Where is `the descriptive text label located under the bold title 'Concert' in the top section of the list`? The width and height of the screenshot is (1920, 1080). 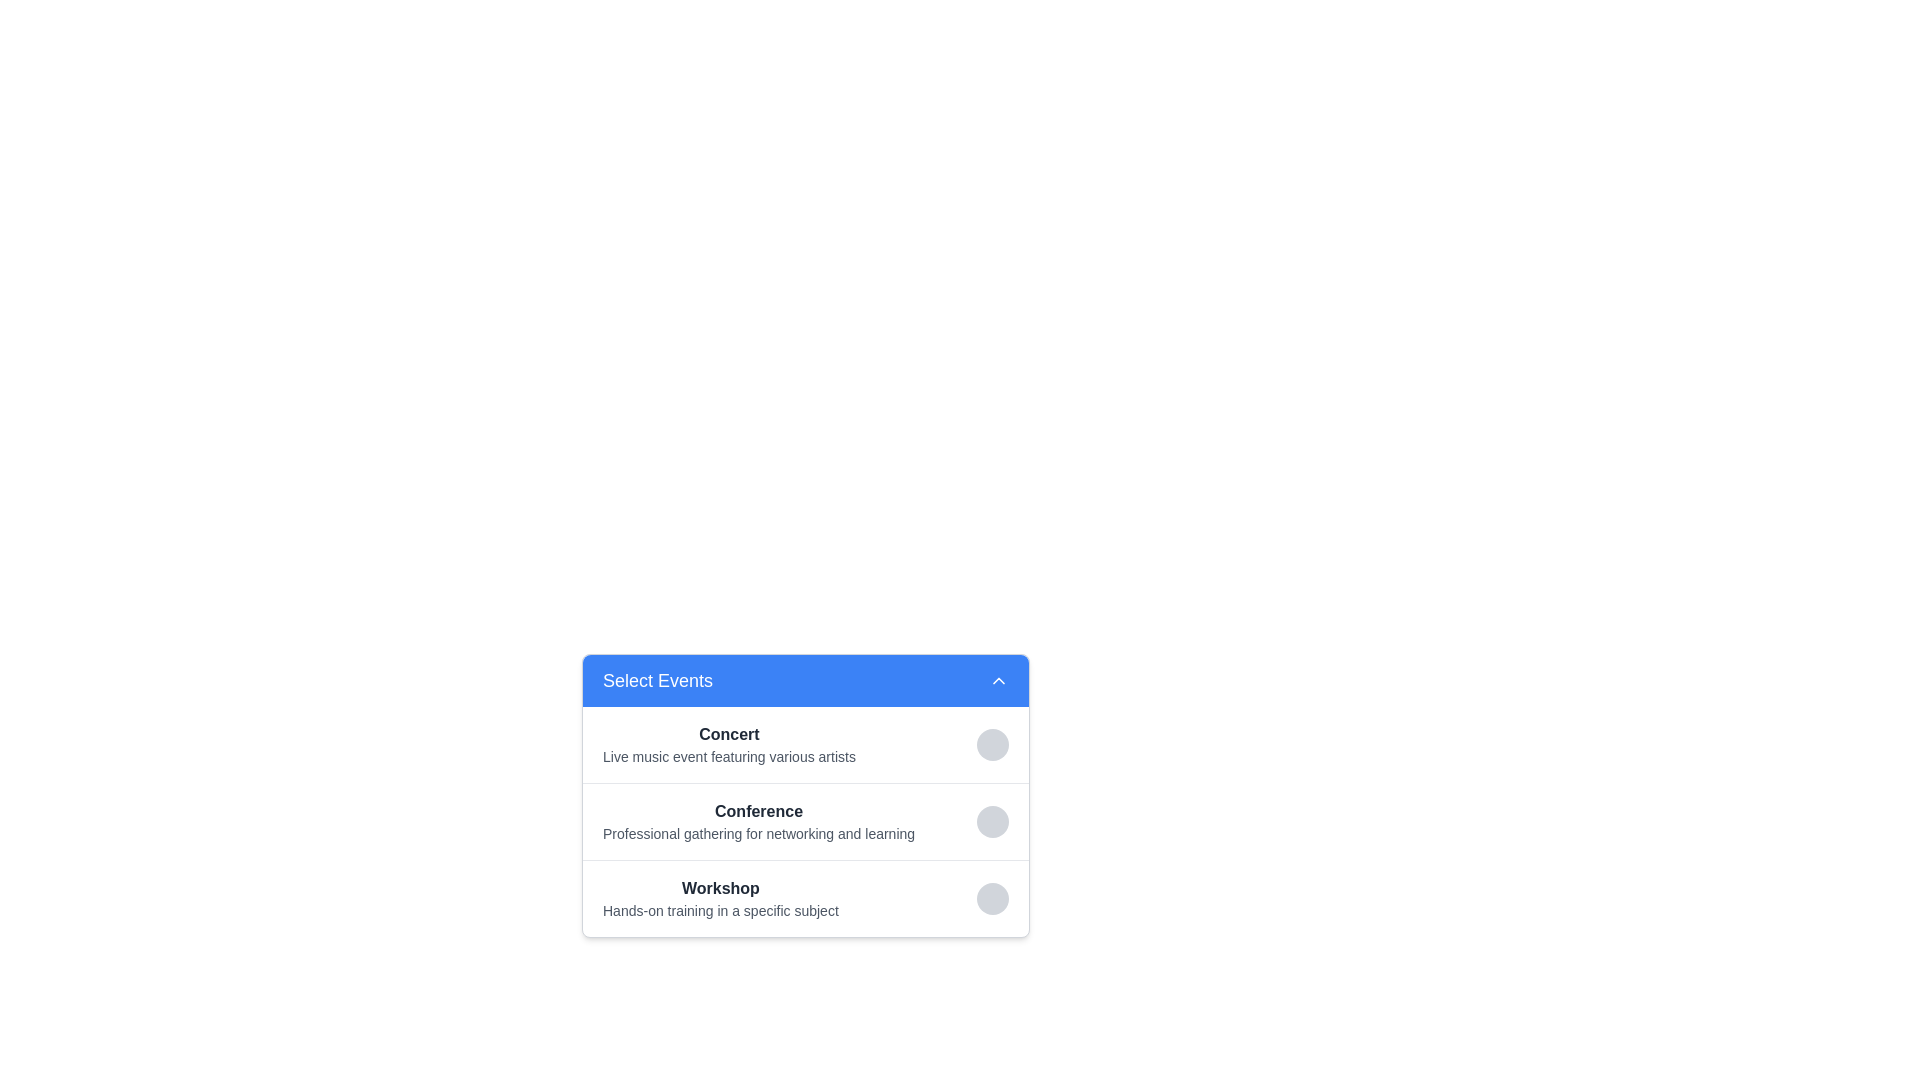 the descriptive text label located under the bold title 'Concert' in the top section of the list is located at coordinates (728, 756).